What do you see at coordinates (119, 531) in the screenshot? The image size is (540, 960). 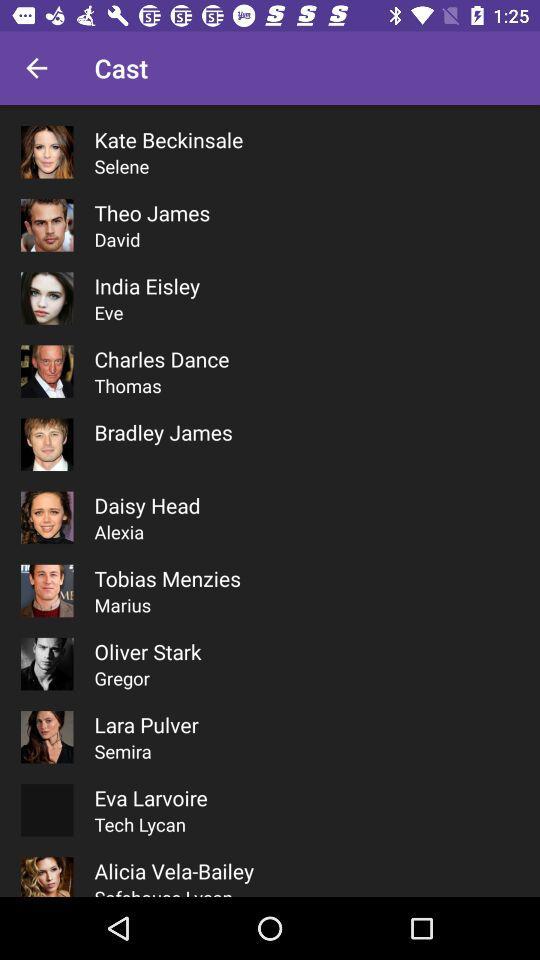 I see `alexia item` at bounding box center [119, 531].